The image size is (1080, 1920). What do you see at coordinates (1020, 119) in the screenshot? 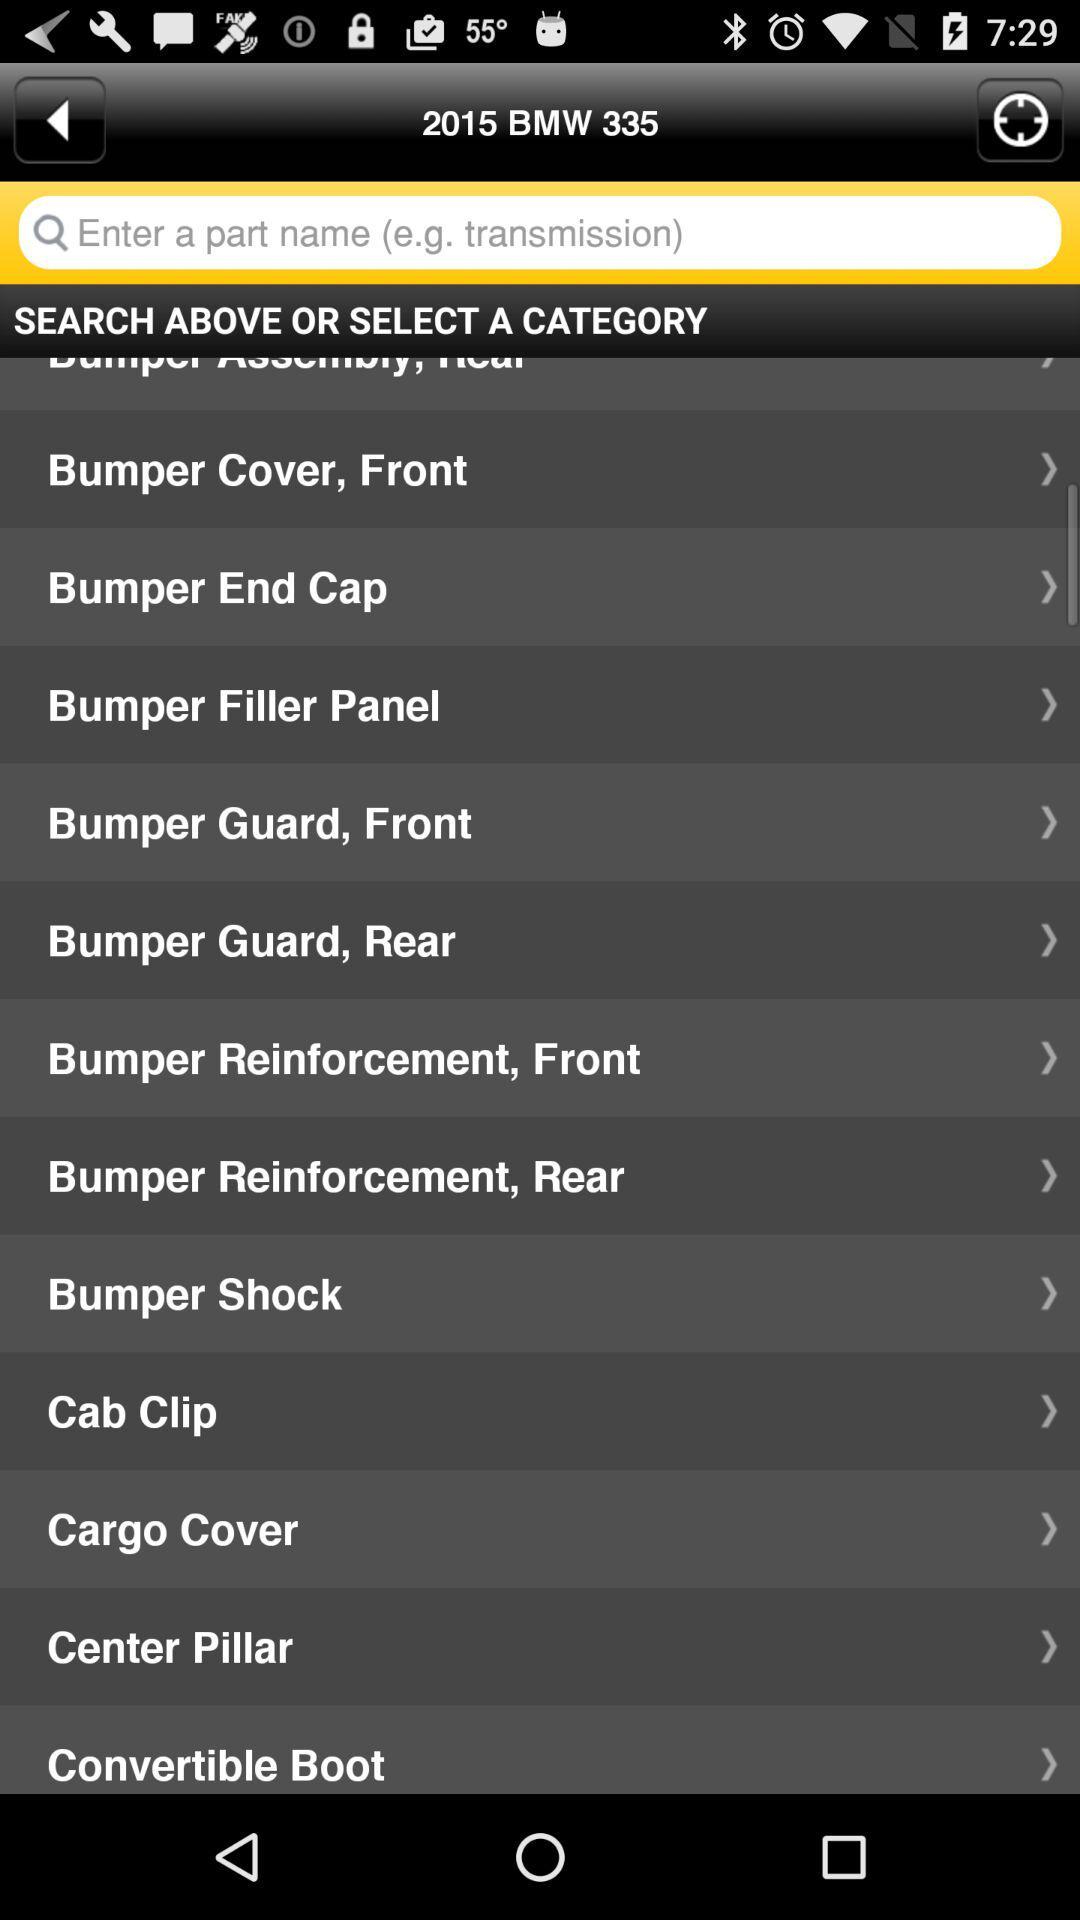
I see `icon to the right of 2015 bmw 335 app` at bounding box center [1020, 119].